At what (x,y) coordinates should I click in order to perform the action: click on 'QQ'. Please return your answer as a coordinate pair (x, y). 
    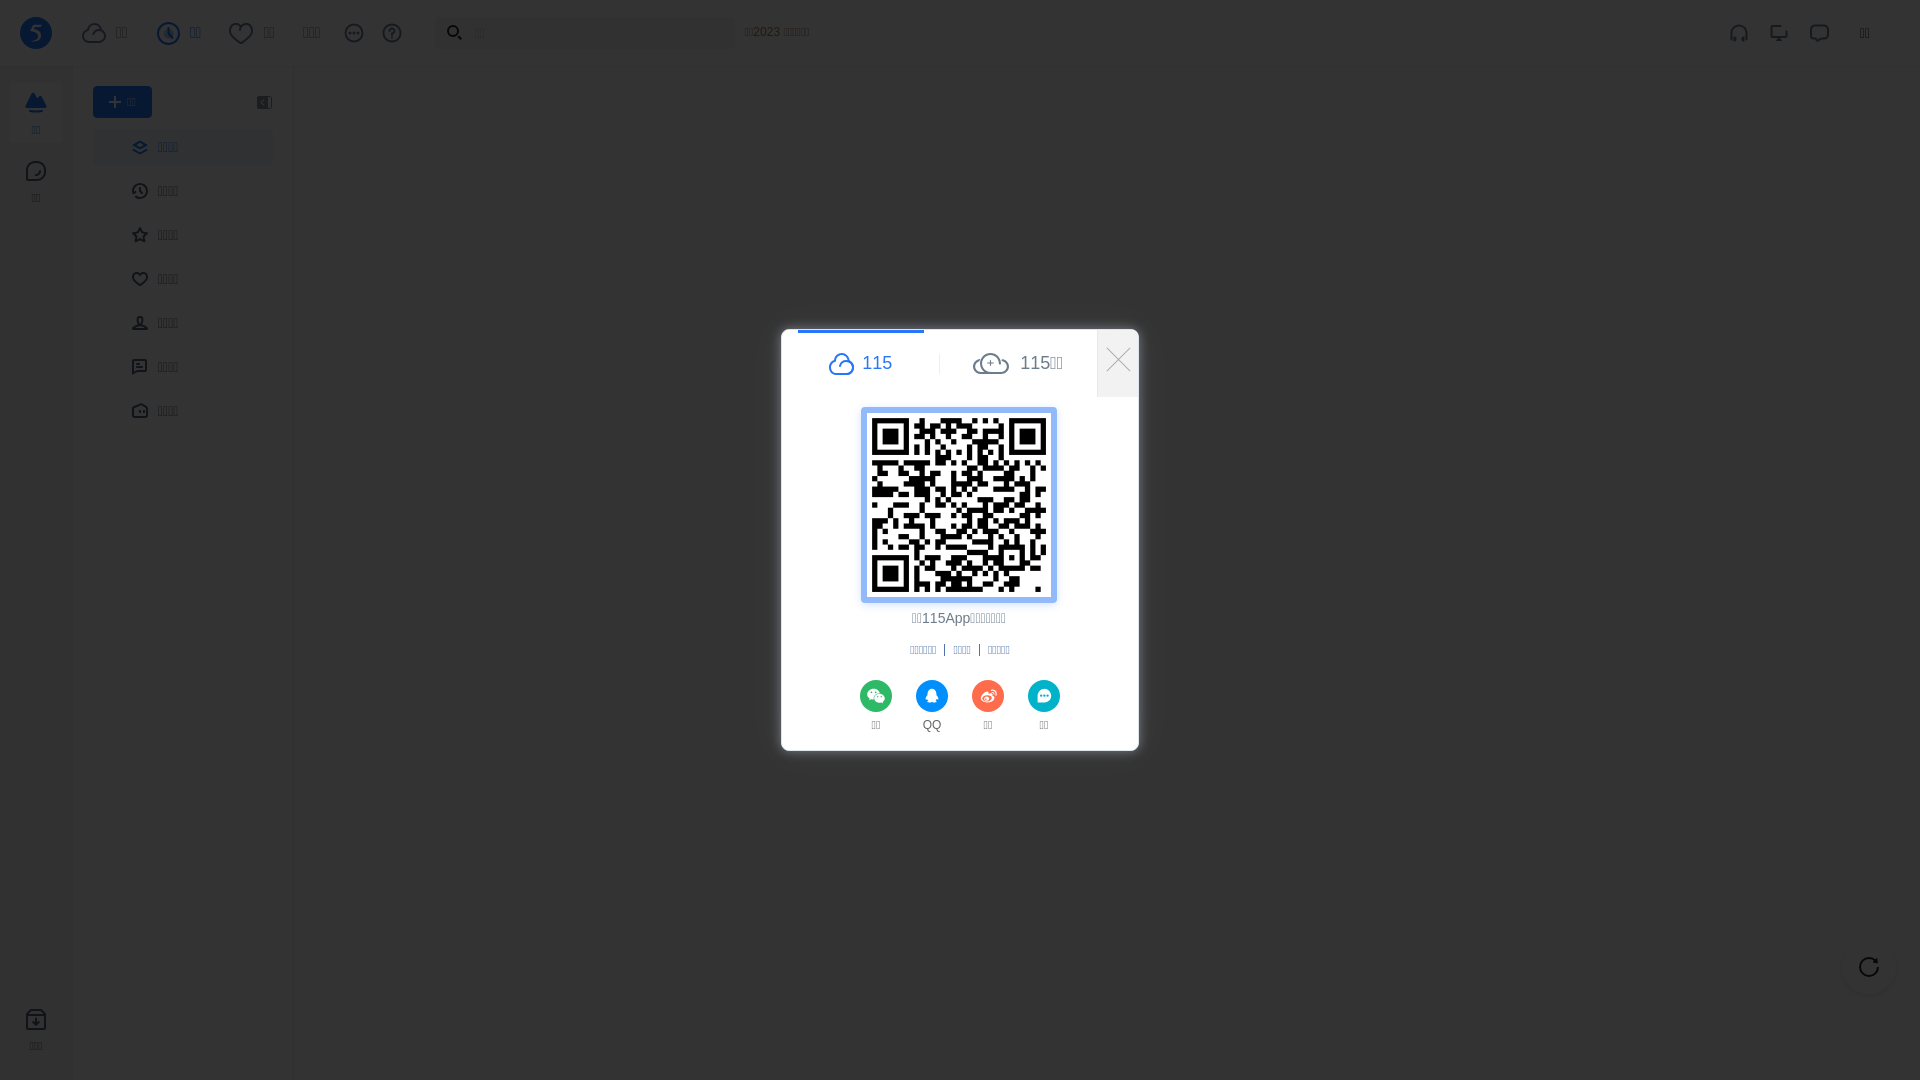
    Looking at the image, I should click on (930, 706).